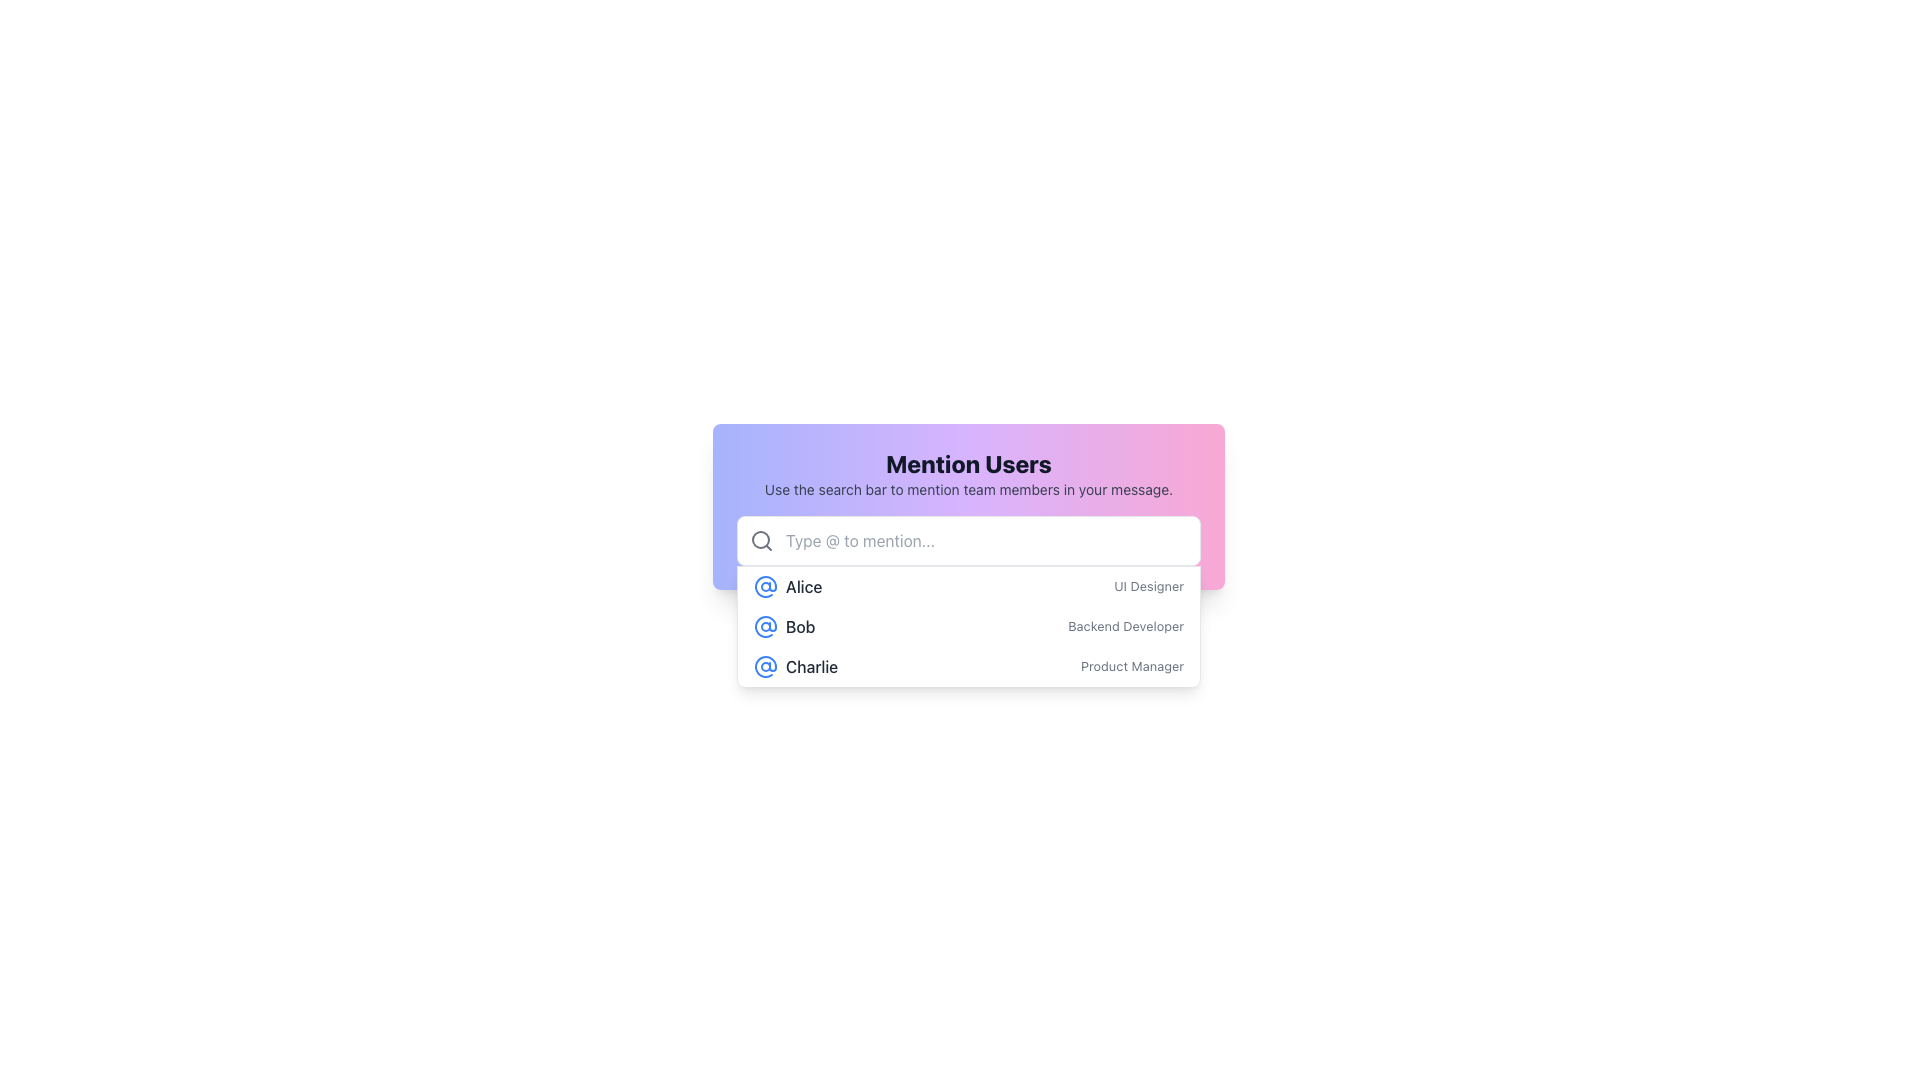 The image size is (1920, 1080). I want to click on the interactive list item displaying the name 'Bob' and profession 'Backend Developer', so click(969, 626).